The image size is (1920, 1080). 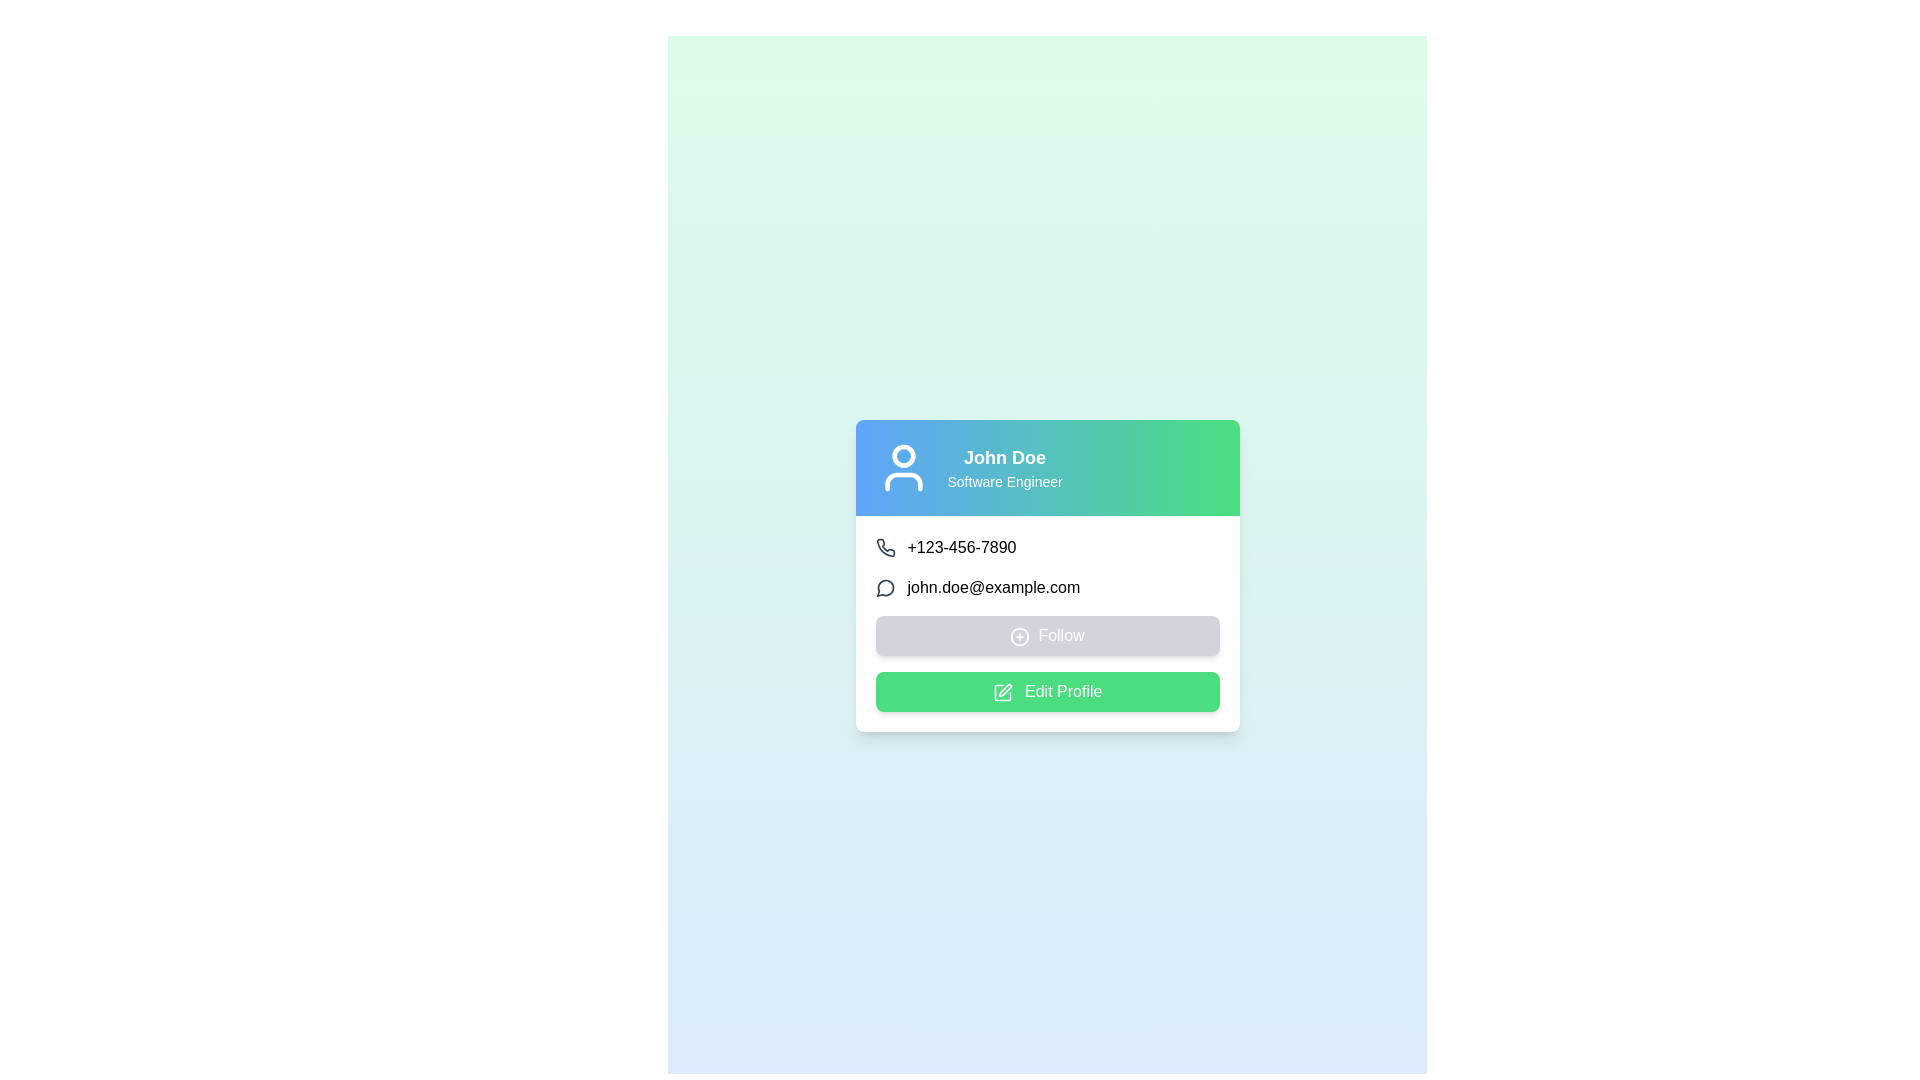 I want to click on the static text display that shows the contact phone number within the user profile card, located next to the phone icon, so click(x=961, y=547).